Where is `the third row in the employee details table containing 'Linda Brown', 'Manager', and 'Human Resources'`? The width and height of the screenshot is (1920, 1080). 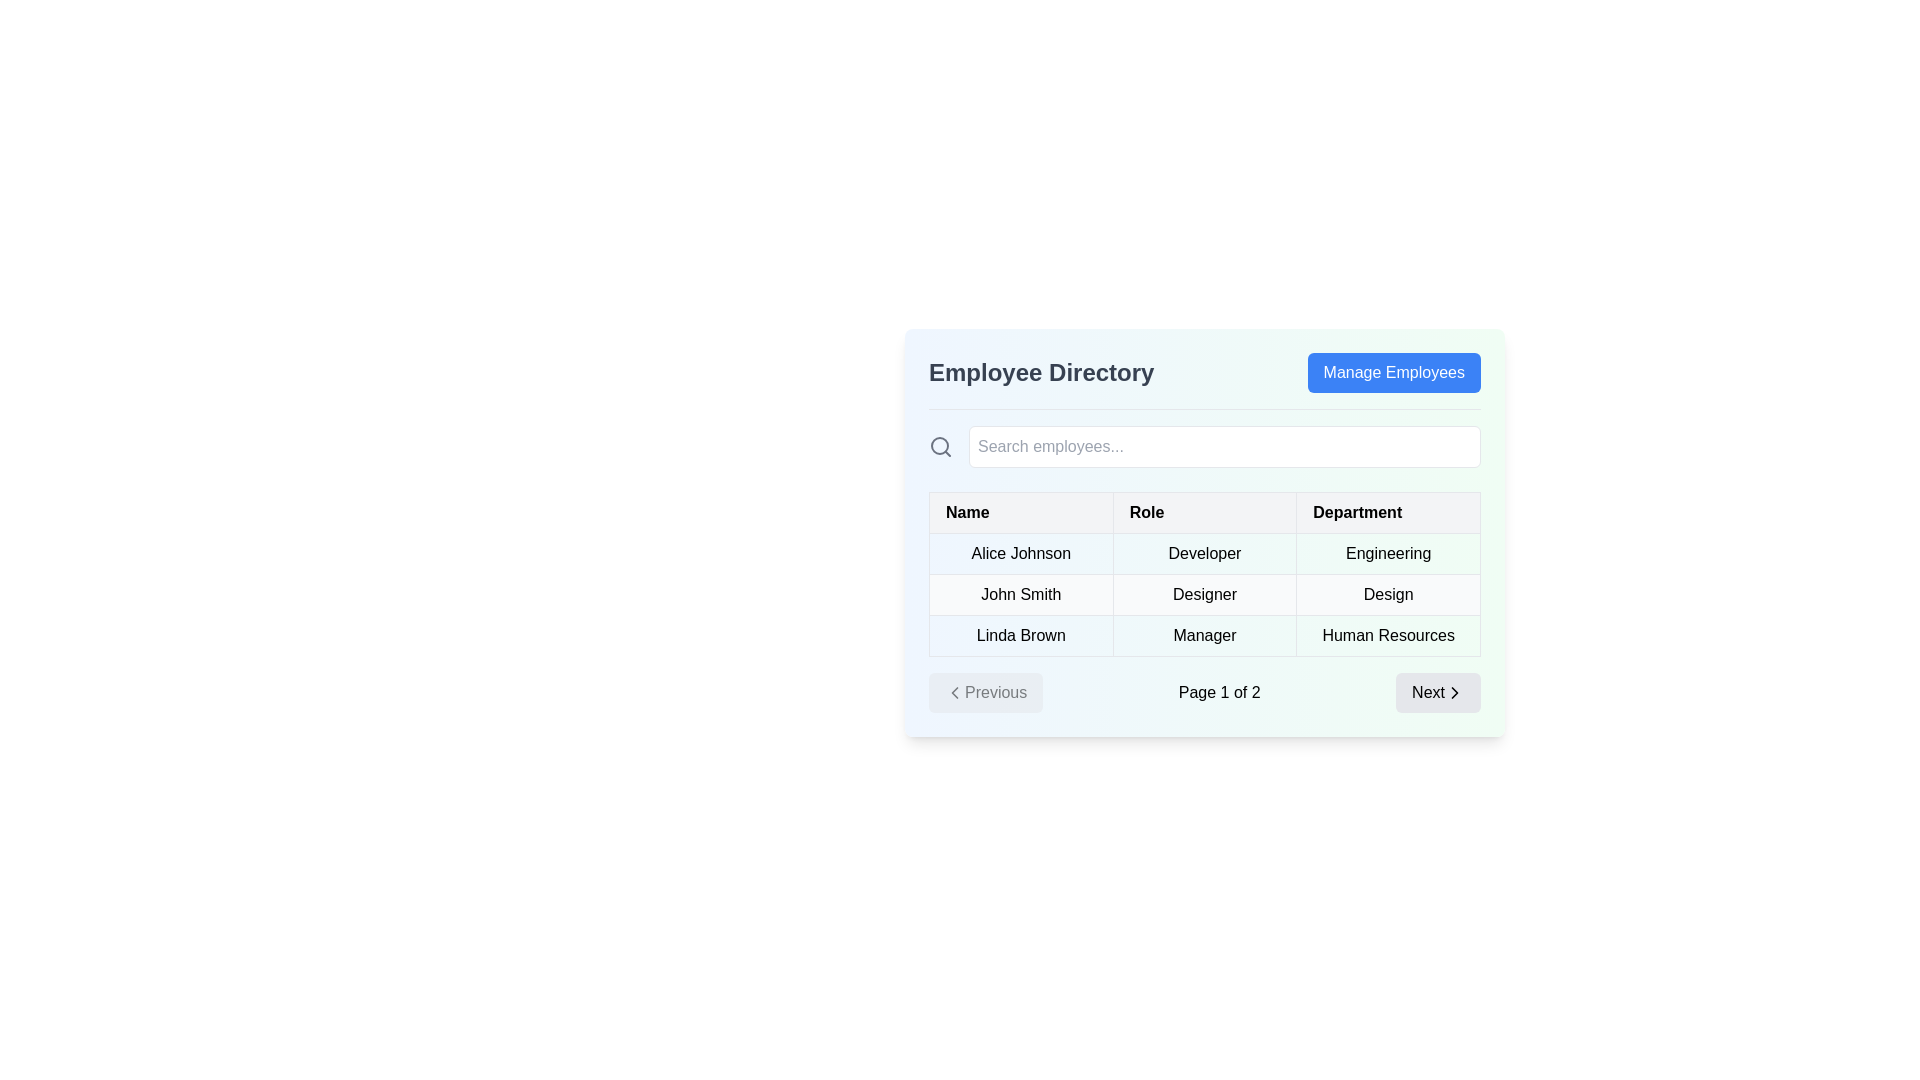 the third row in the employee details table containing 'Linda Brown', 'Manager', and 'Human Resources' is located at coordinates (1203, 636).